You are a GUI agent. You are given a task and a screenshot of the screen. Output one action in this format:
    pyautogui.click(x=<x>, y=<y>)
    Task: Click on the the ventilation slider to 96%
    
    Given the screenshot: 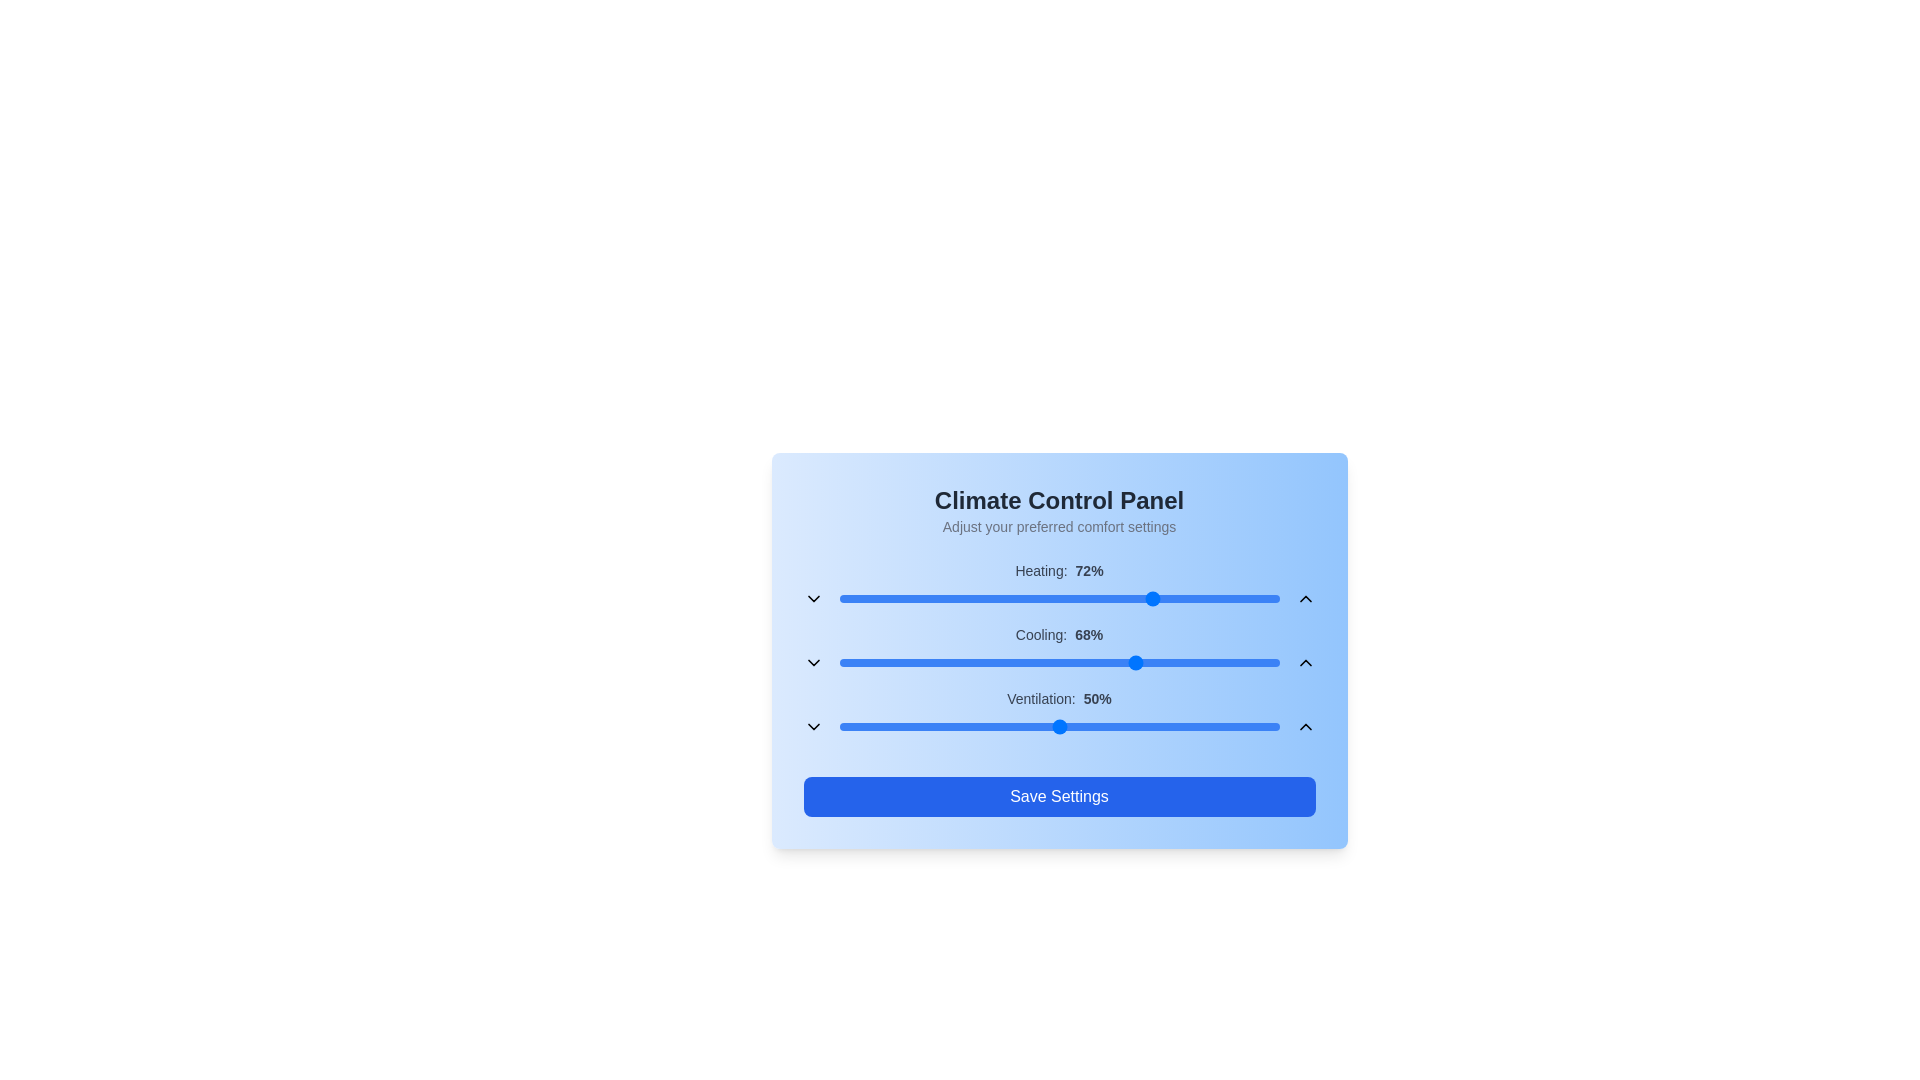 What is the action you would take?
    pyautogui.click(x=1260, y=726)
    